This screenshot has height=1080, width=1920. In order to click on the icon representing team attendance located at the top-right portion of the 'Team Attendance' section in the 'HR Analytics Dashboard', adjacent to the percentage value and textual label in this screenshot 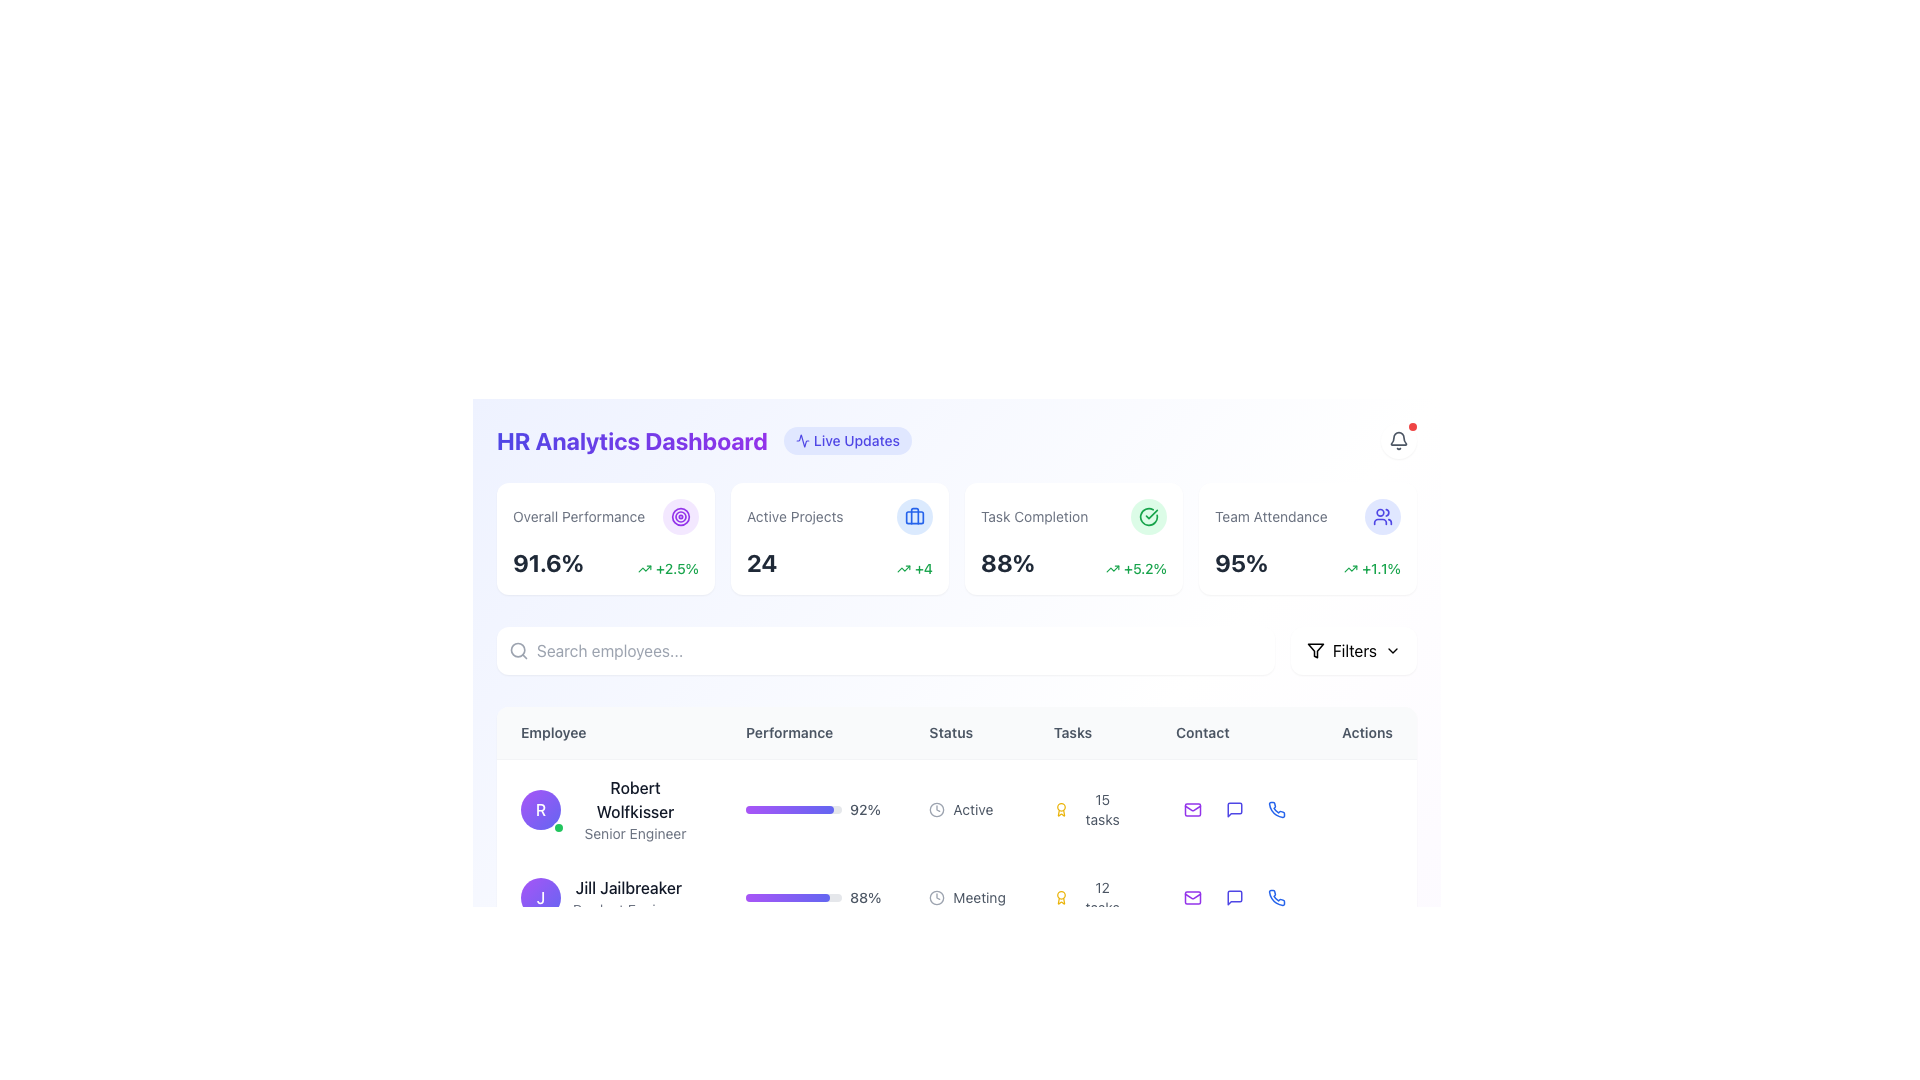, I will do `click(1381, 515)`.